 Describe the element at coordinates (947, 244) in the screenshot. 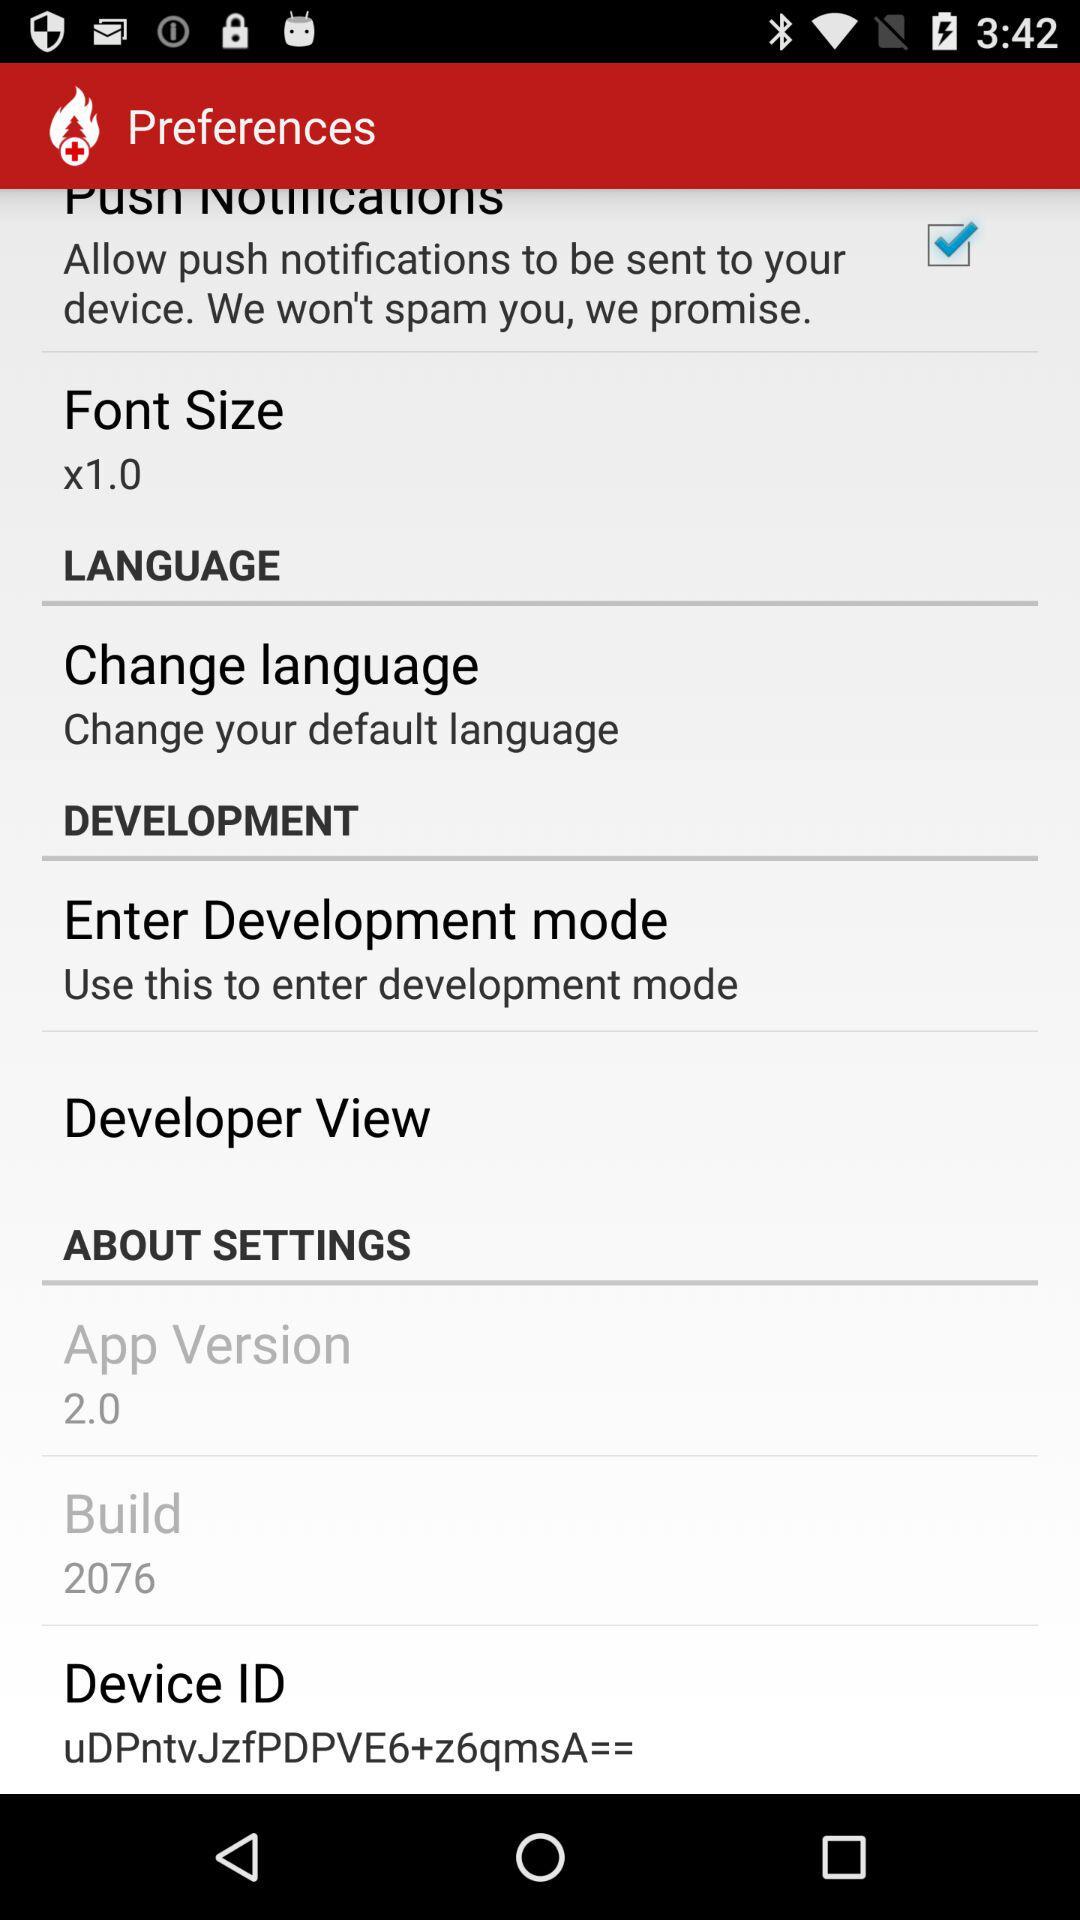

I see `the item at the top right corner` at that location.